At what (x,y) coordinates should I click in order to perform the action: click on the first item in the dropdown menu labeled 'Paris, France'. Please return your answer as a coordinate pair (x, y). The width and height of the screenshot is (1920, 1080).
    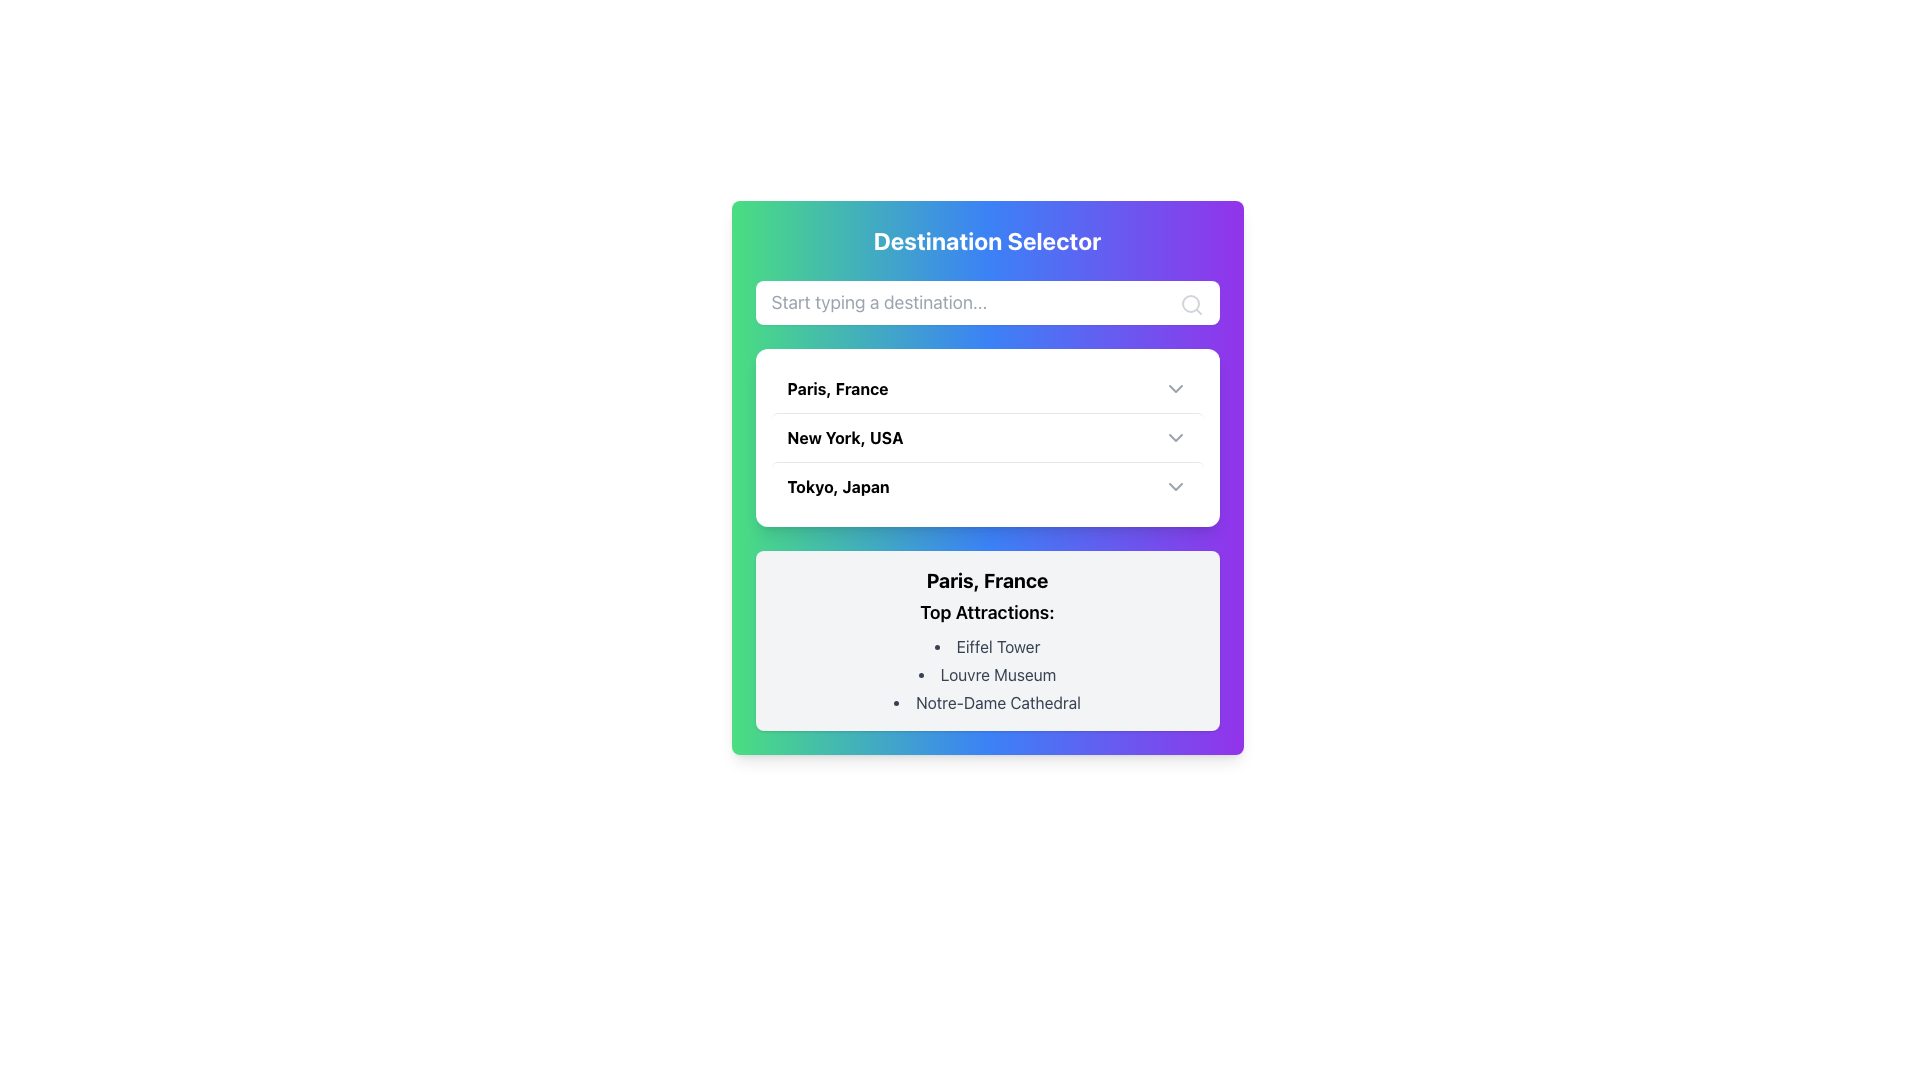
    Looking at the image, I should click on (987, 389).